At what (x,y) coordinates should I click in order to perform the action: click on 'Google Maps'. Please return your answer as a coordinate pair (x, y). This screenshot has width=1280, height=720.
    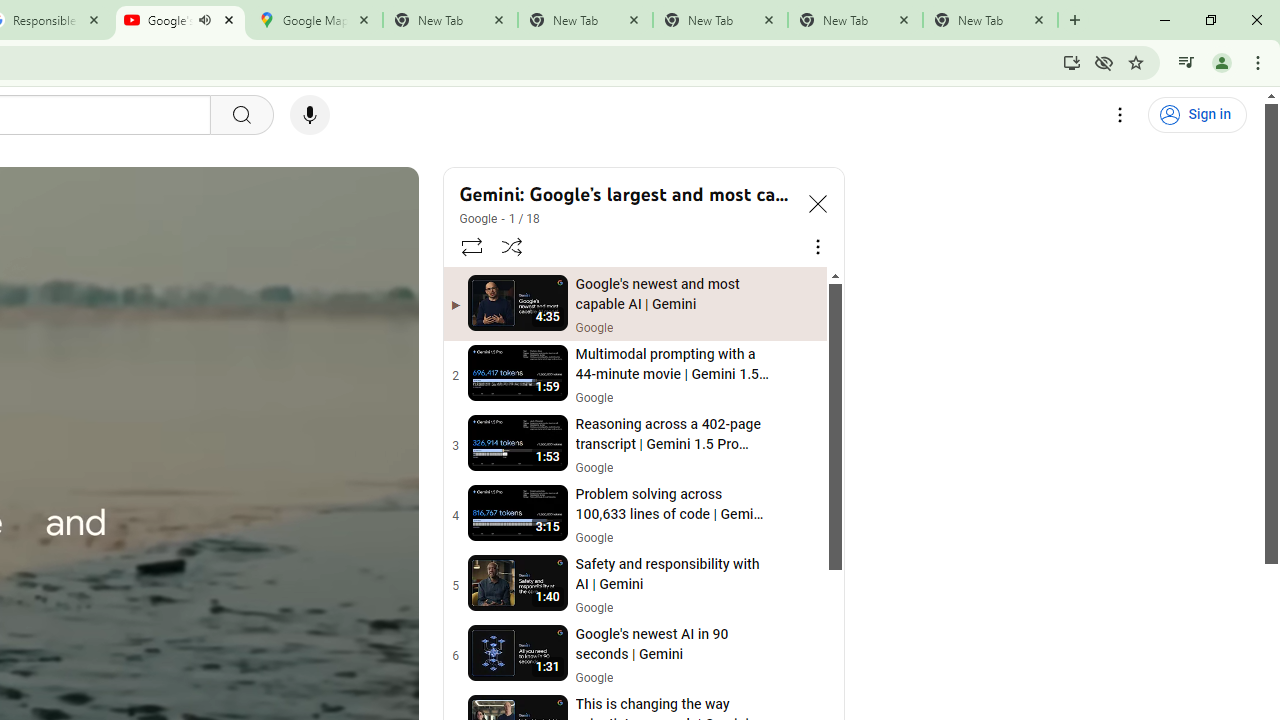
    Looking at the image, I should click on (314, 20).